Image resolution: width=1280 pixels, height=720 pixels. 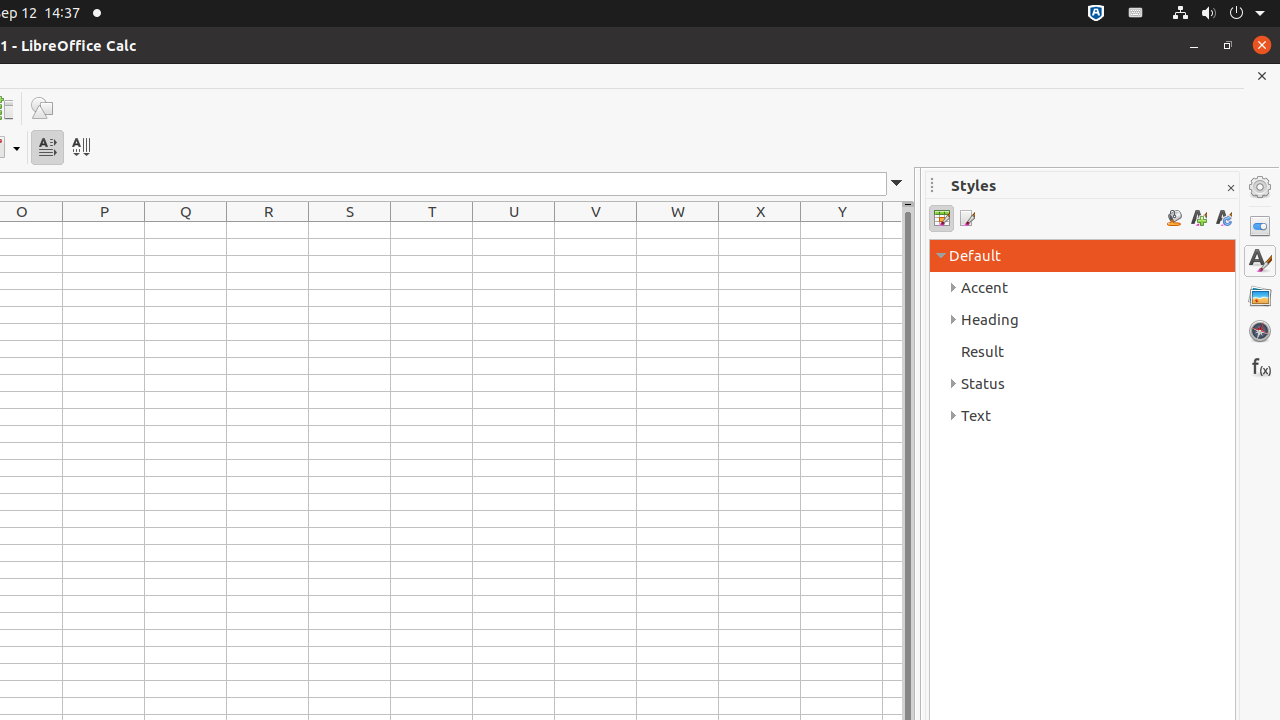 What do you see at coordinates (1198, 218) in the screenshot?
I see `'New Style from Selection'` at bounding box center [1198, 218].